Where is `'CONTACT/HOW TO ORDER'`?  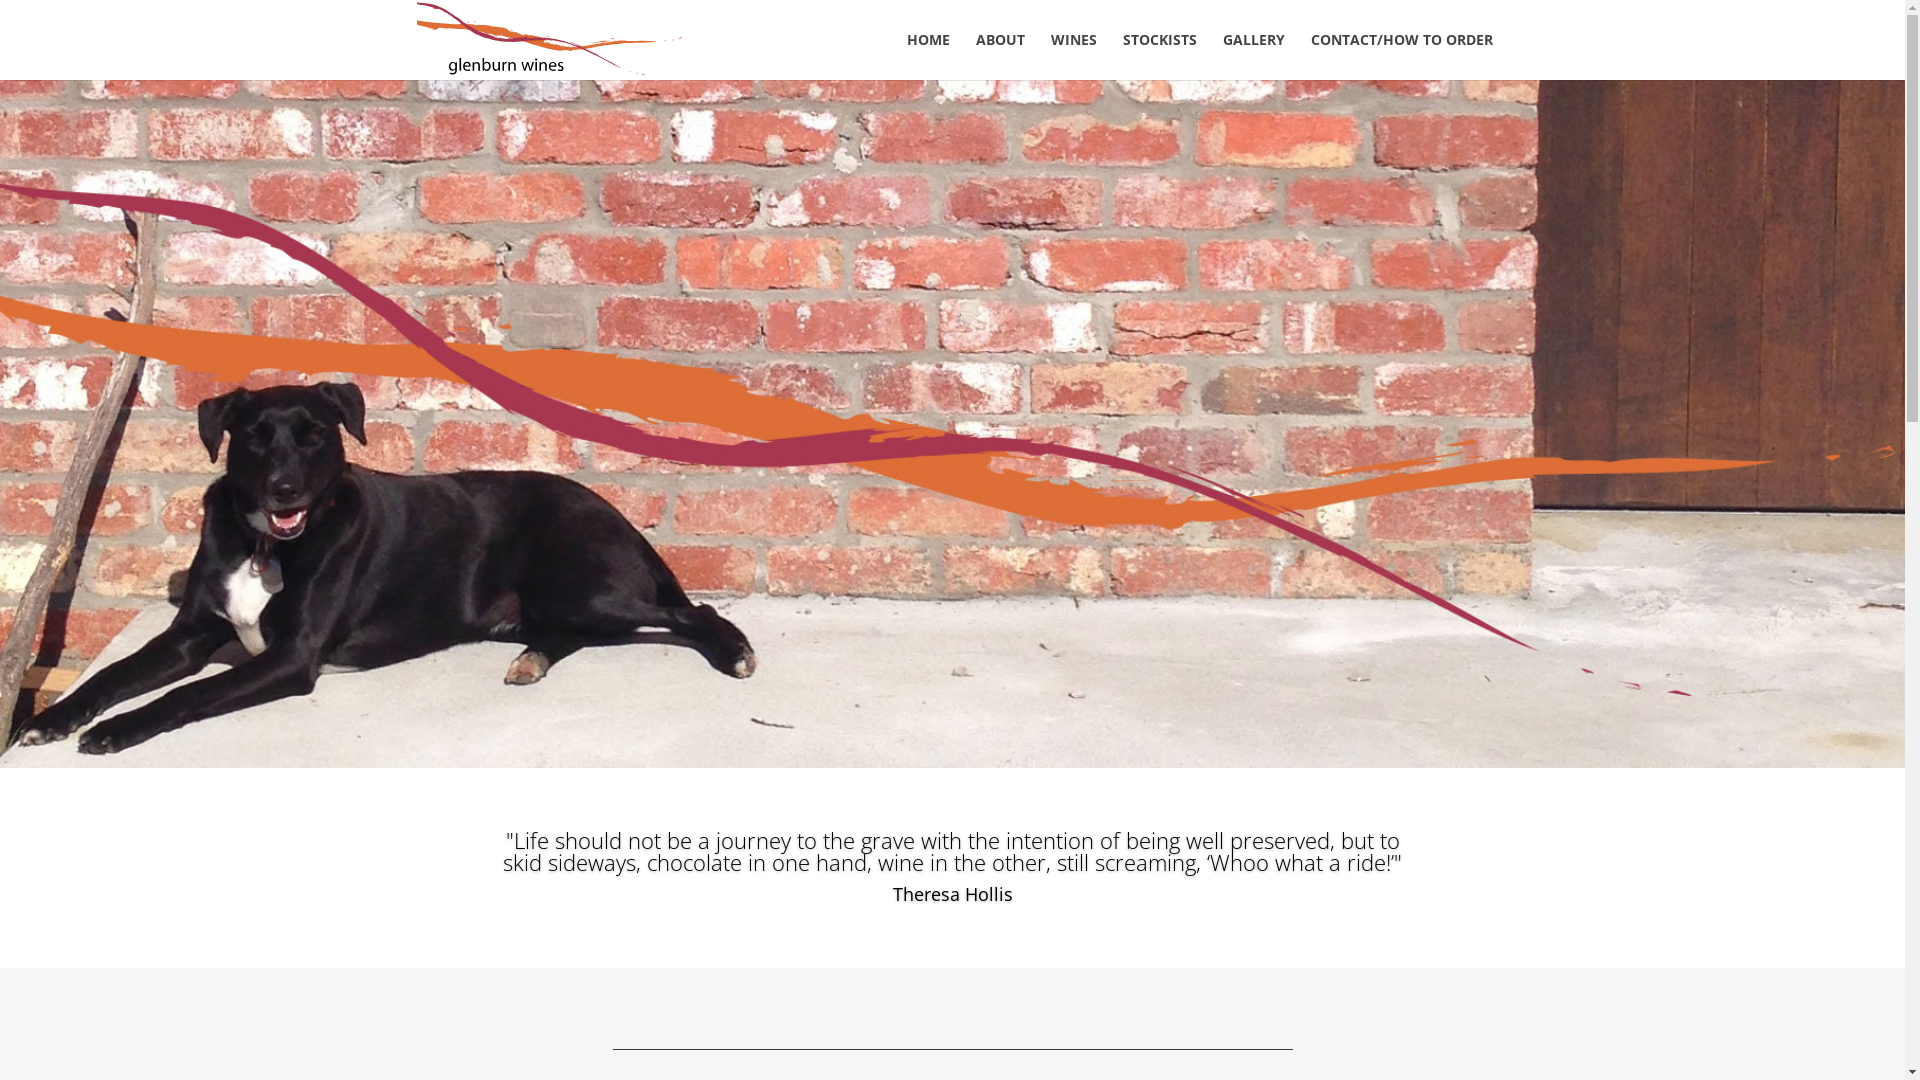
'CONTACT/HOW TO ORDER' is located at coordinates (1400, 55).